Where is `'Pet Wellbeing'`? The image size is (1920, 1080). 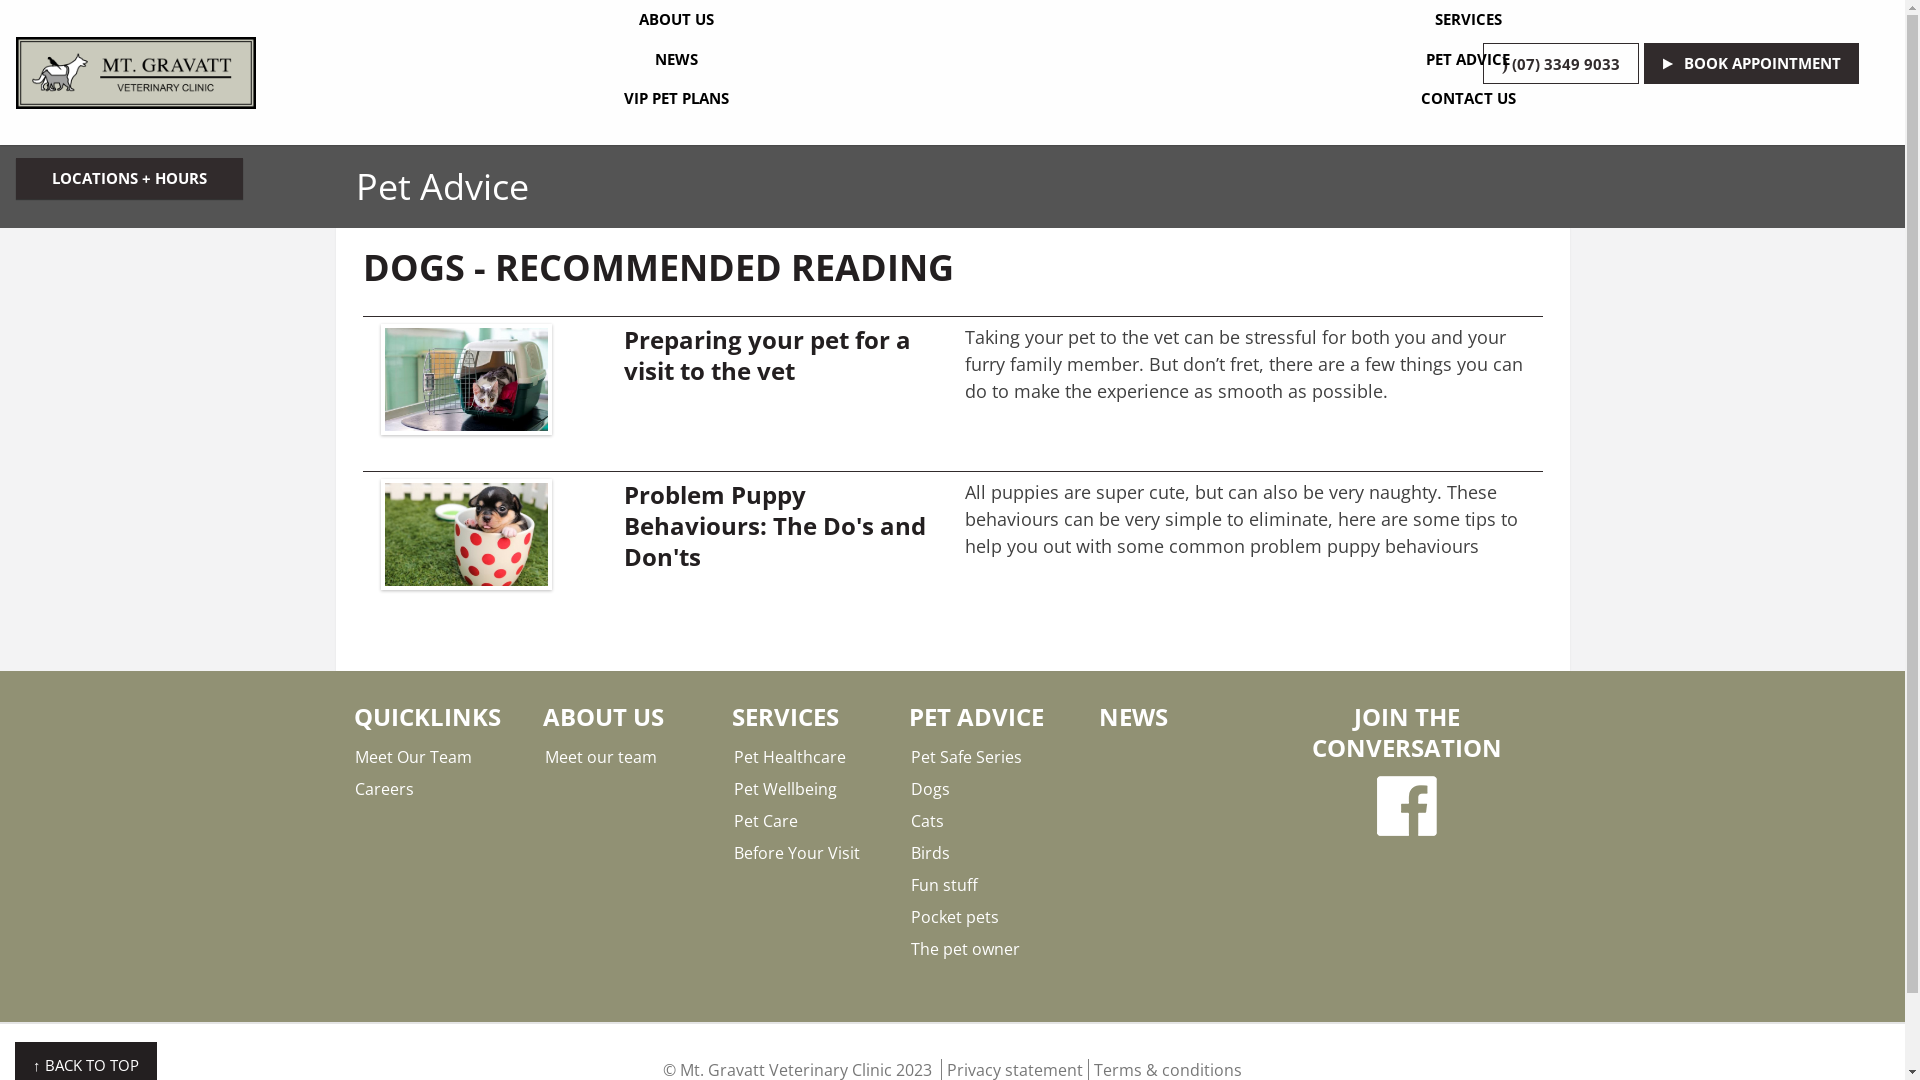
'Pet Wellbeing' is located at coordinates (814, 788).